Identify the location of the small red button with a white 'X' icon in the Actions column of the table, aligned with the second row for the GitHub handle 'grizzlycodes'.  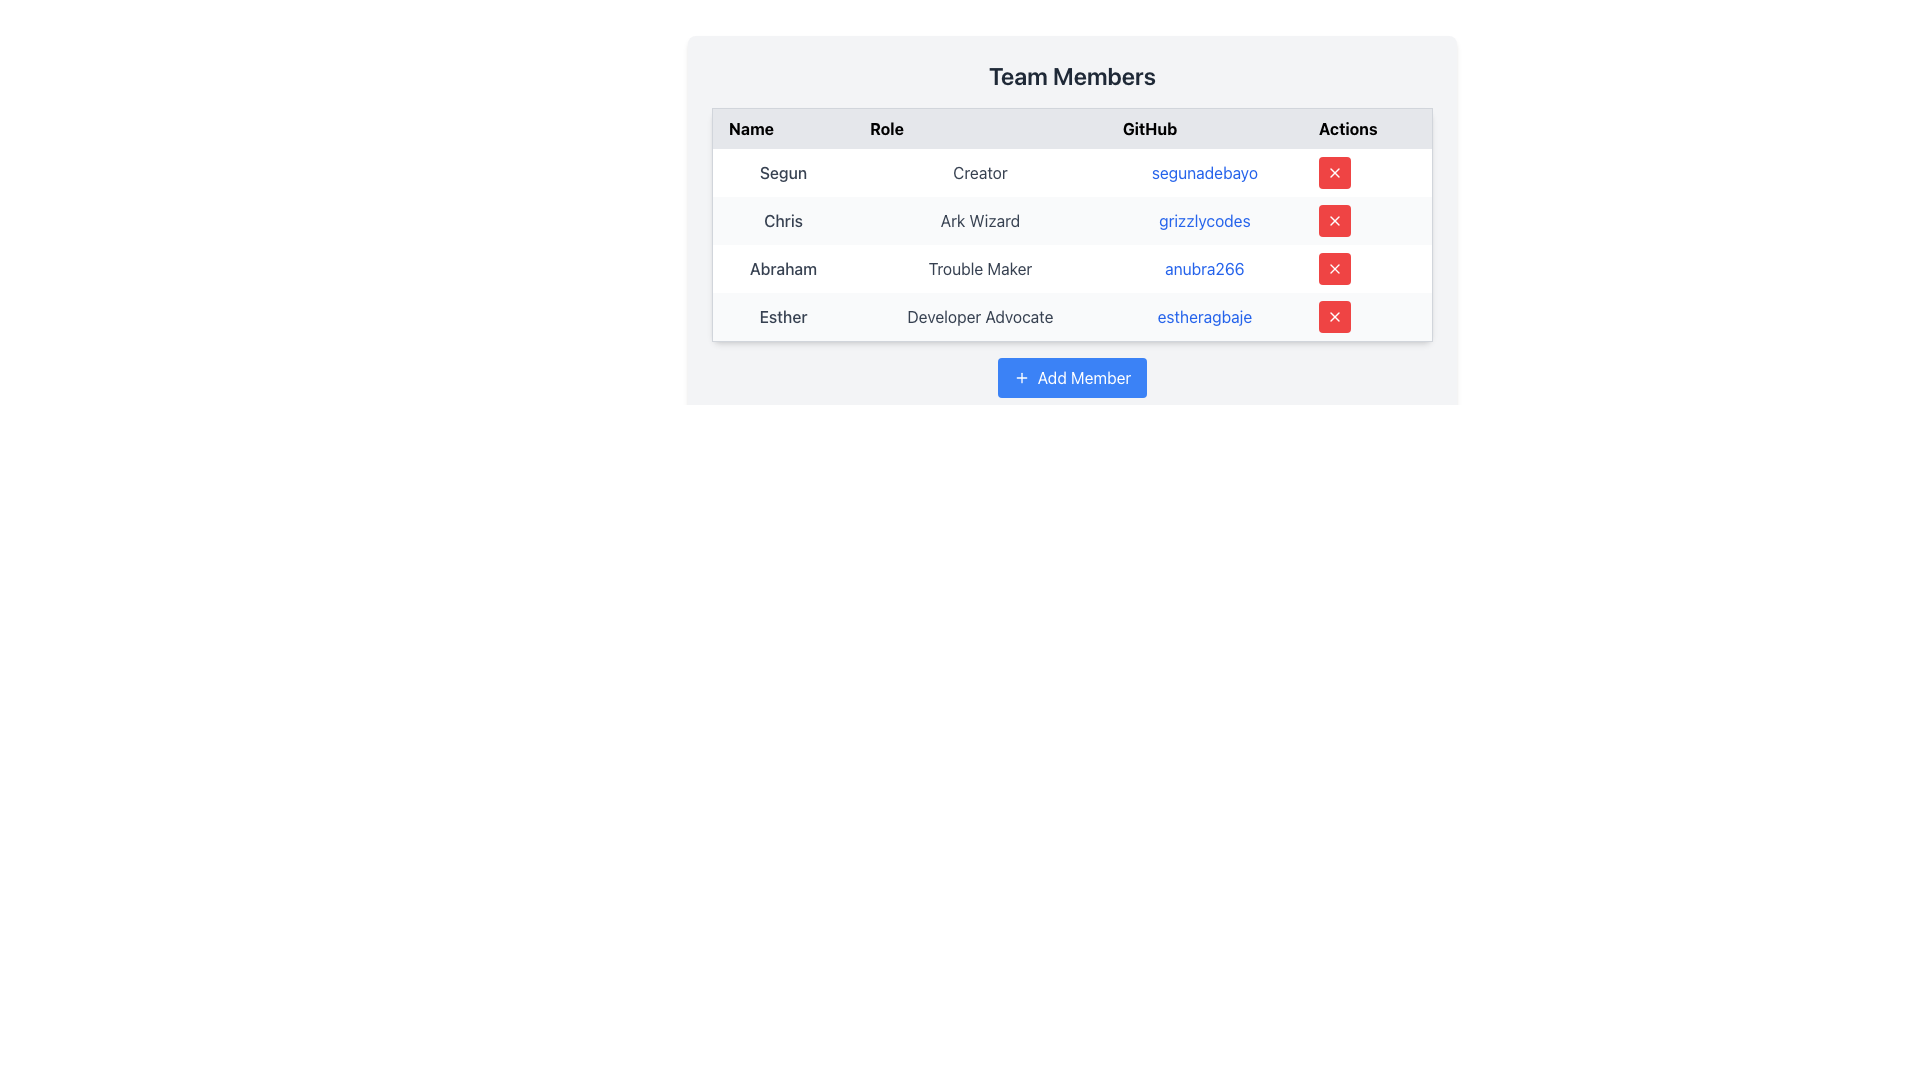
(1334, 220).